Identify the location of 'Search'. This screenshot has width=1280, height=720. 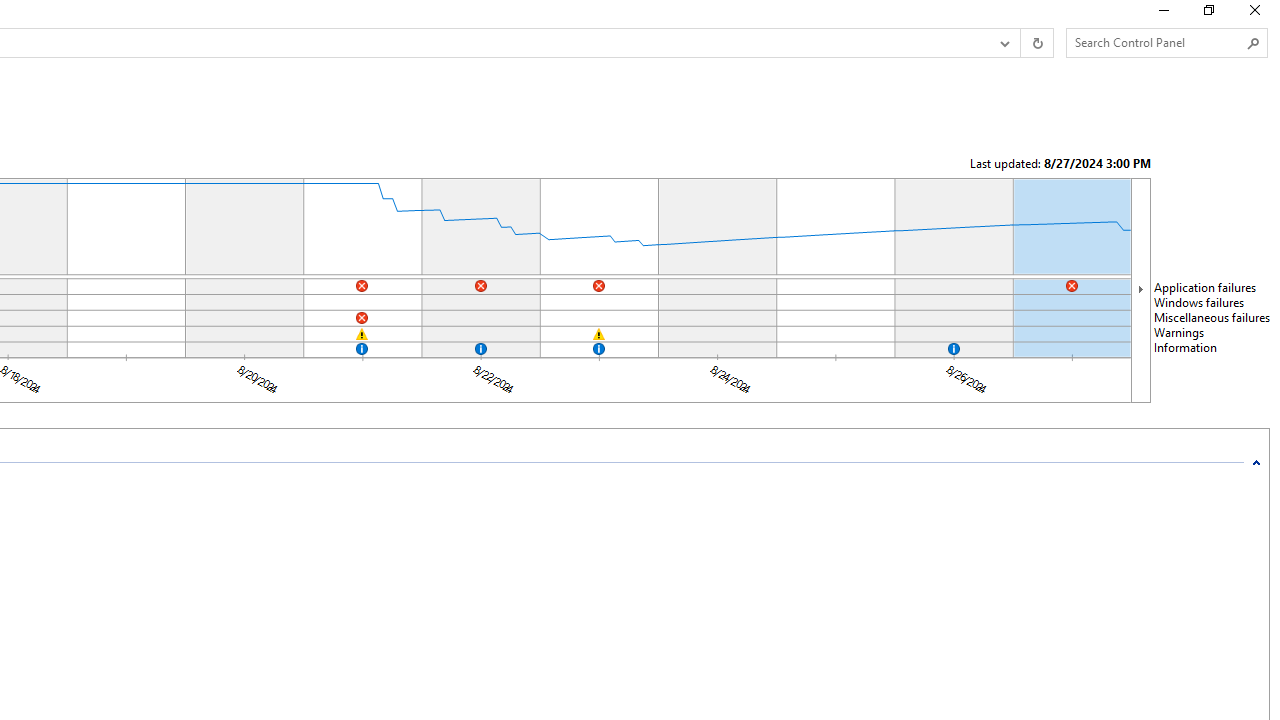
(1252, 43).